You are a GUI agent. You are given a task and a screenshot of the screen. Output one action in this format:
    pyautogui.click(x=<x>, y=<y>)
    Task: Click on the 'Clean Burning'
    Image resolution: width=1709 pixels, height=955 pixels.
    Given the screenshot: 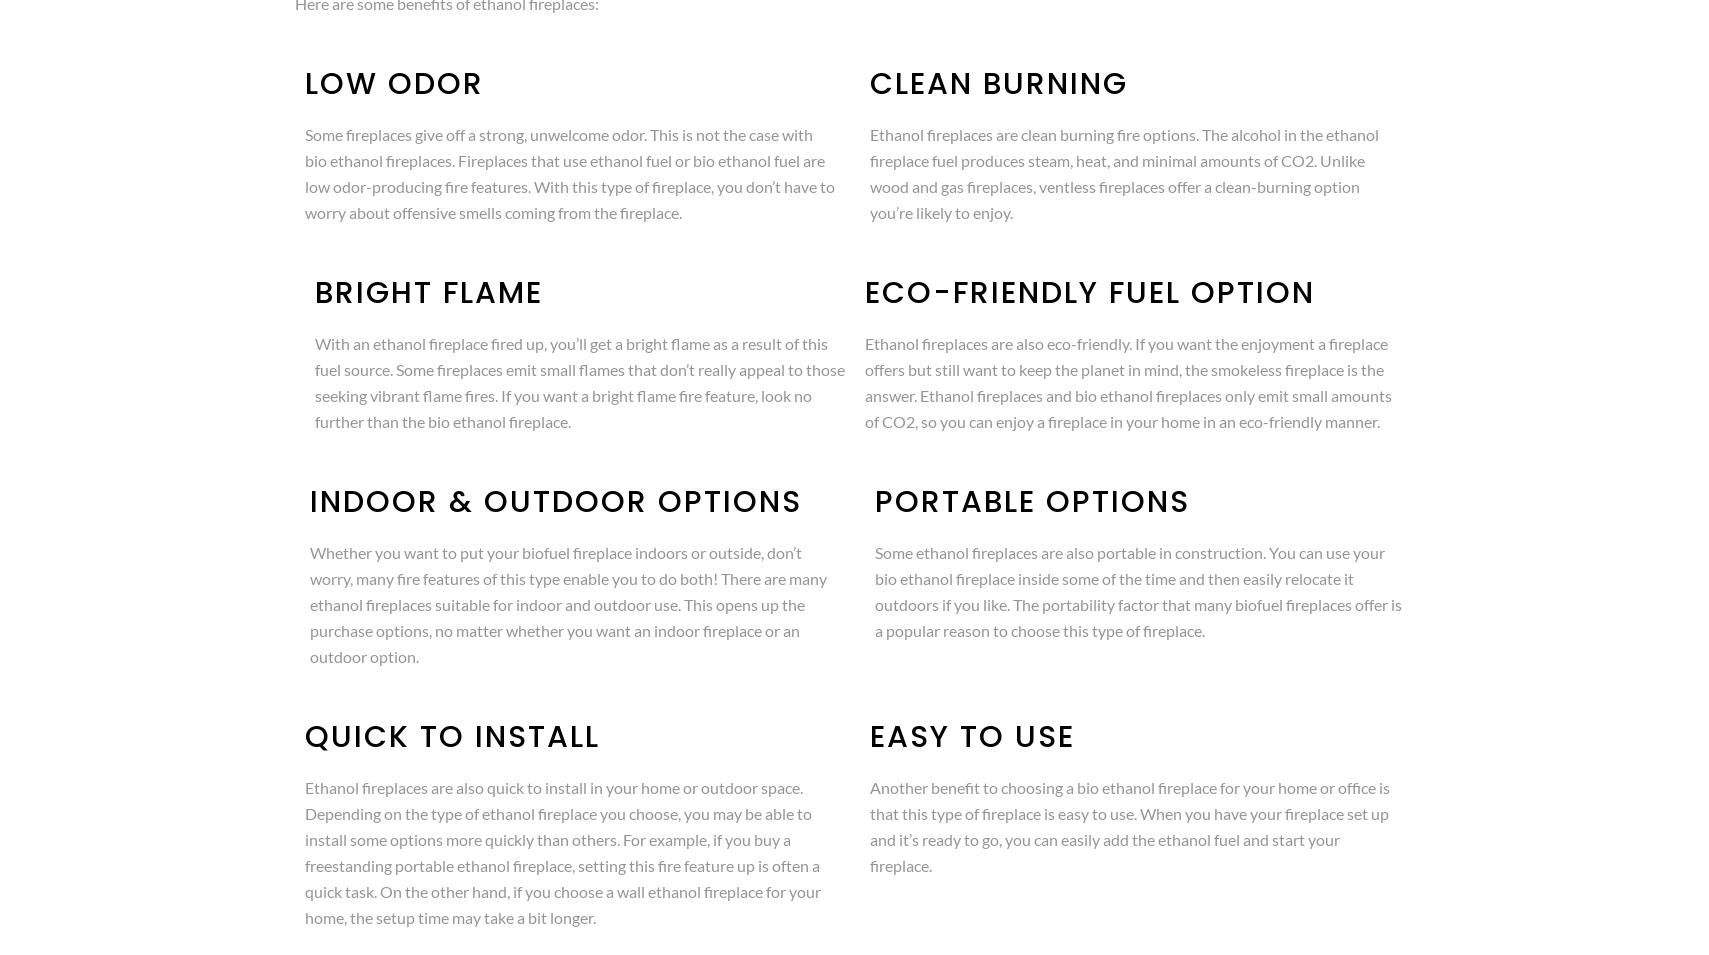 What is the action you would take?
    pyautogui.click(x=998, y=83)
    